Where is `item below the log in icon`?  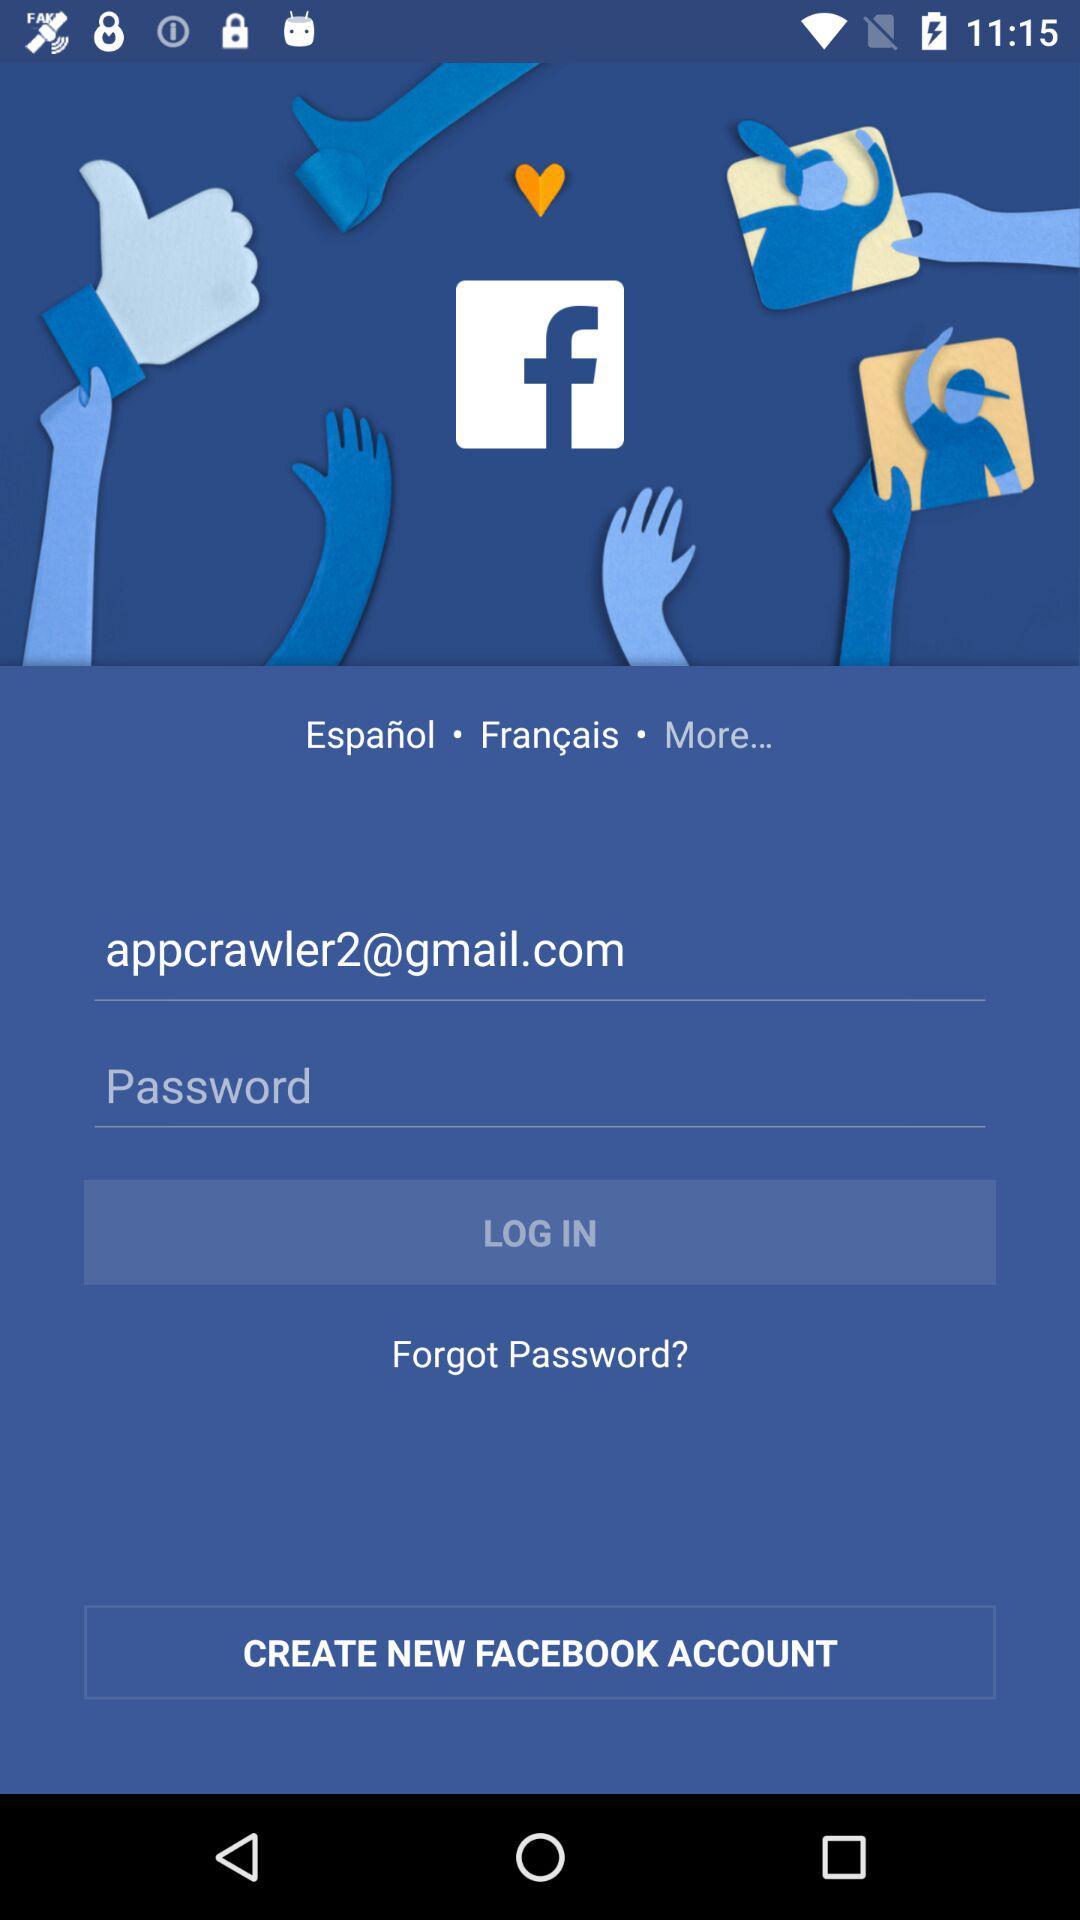
item below the log in icon is located at coordinates (540, 1358).